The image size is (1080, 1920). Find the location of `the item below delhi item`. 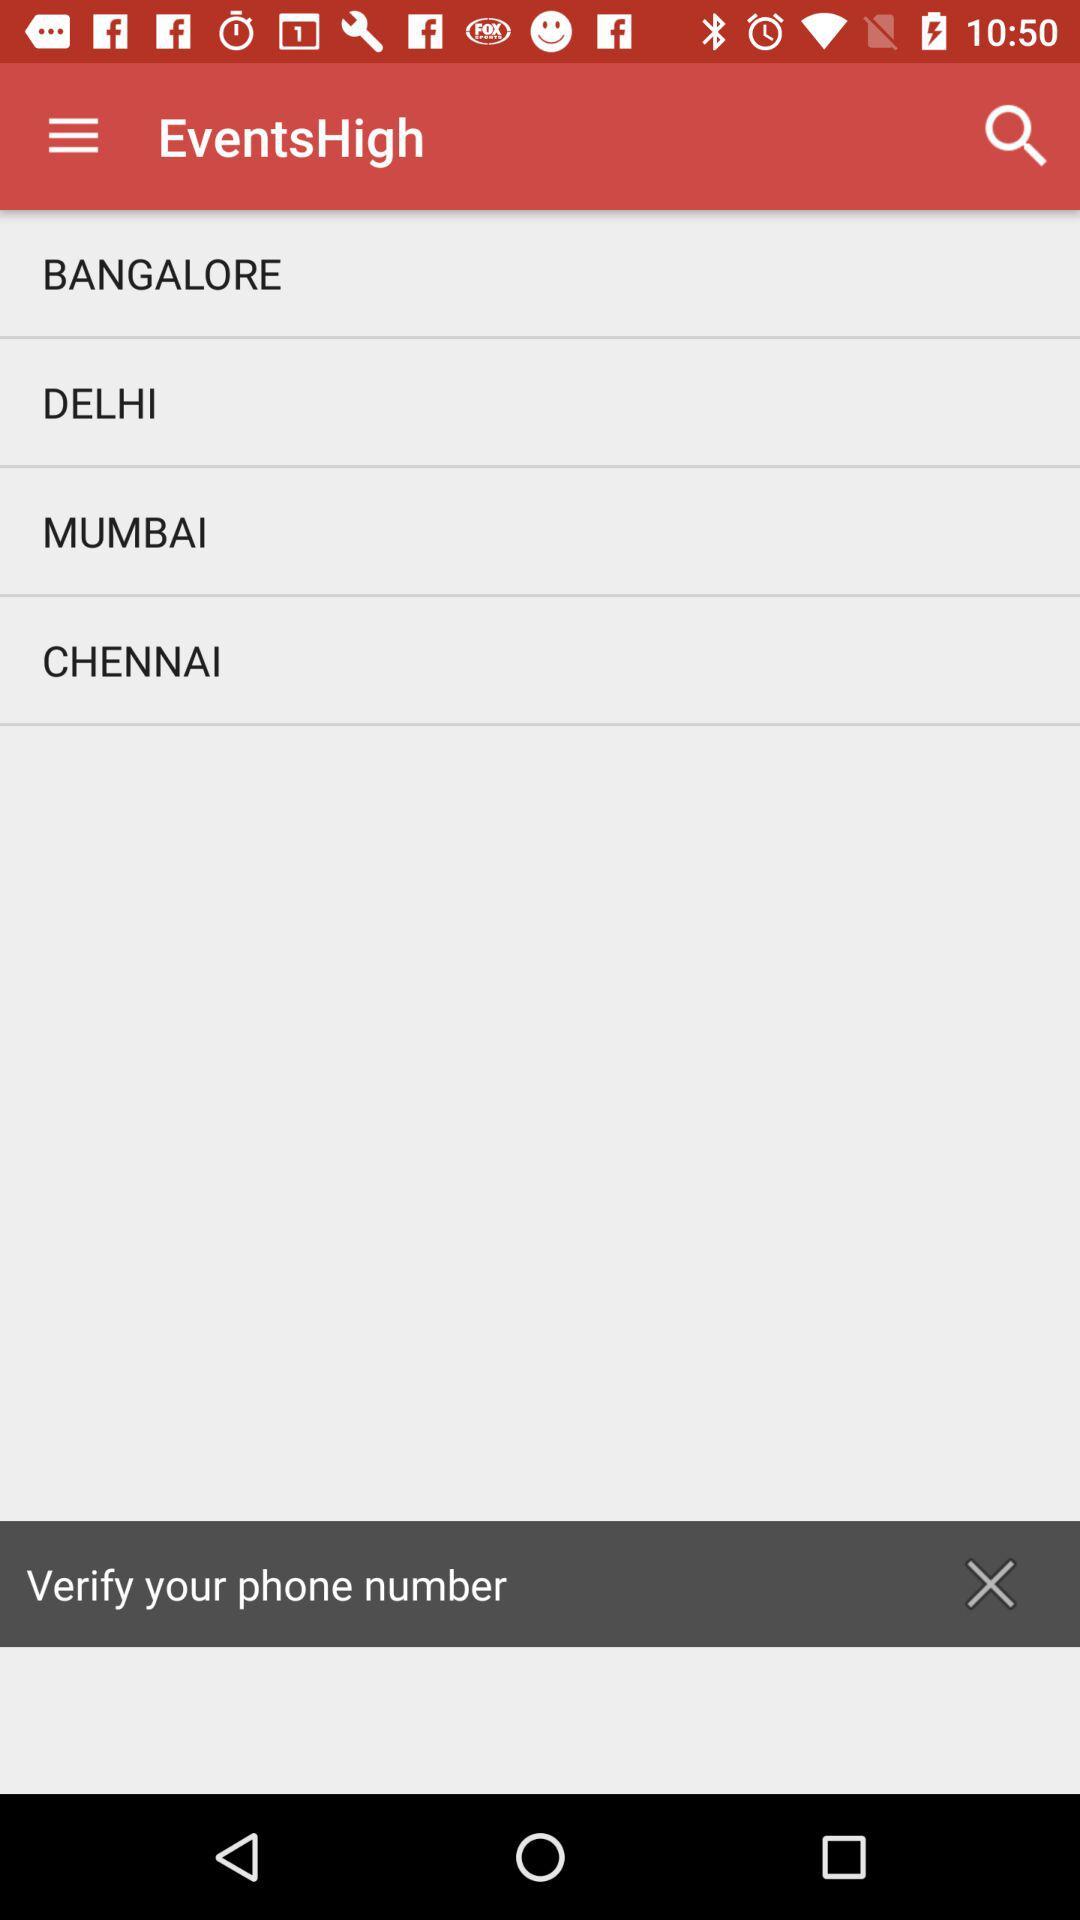

the item below delhi item is located at coordinates (540, 531).